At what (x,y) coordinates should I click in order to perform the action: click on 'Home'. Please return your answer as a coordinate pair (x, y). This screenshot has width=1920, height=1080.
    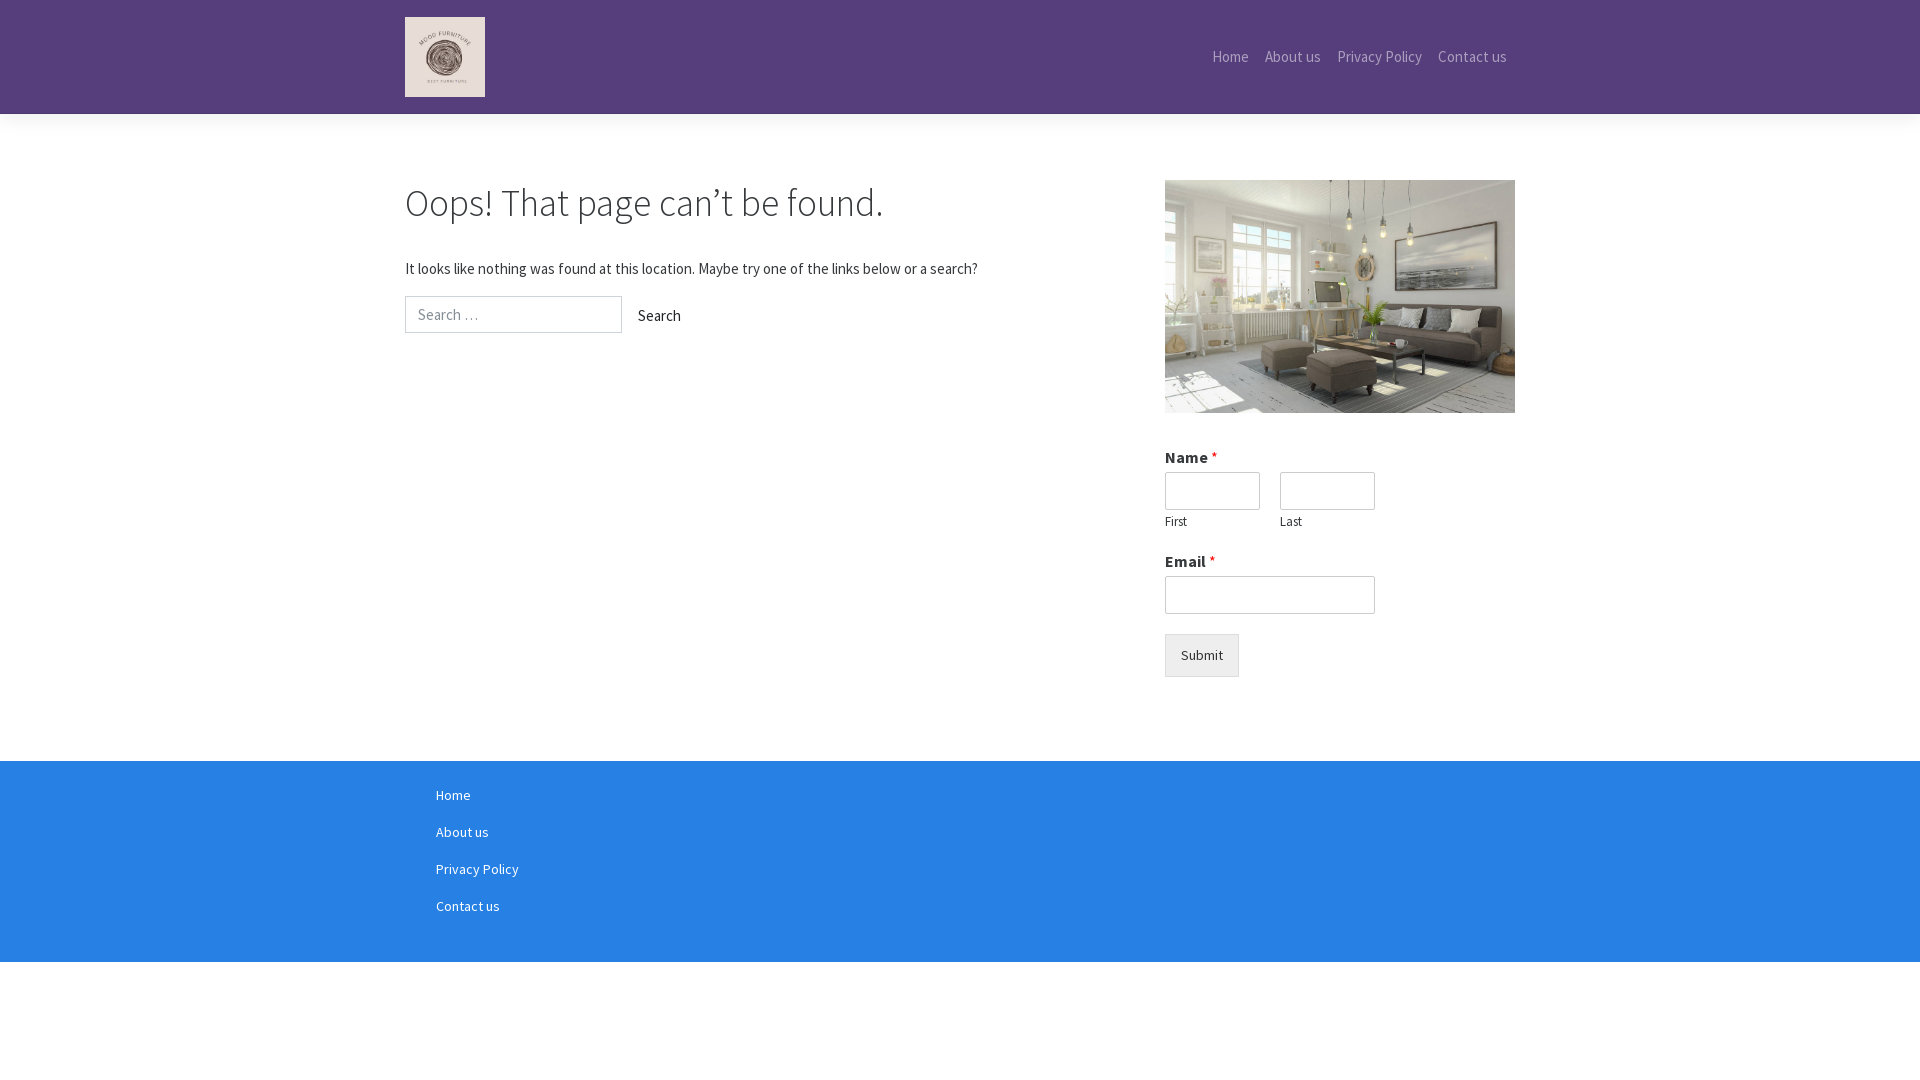
    Looking at the image, I should click on (589, 794).